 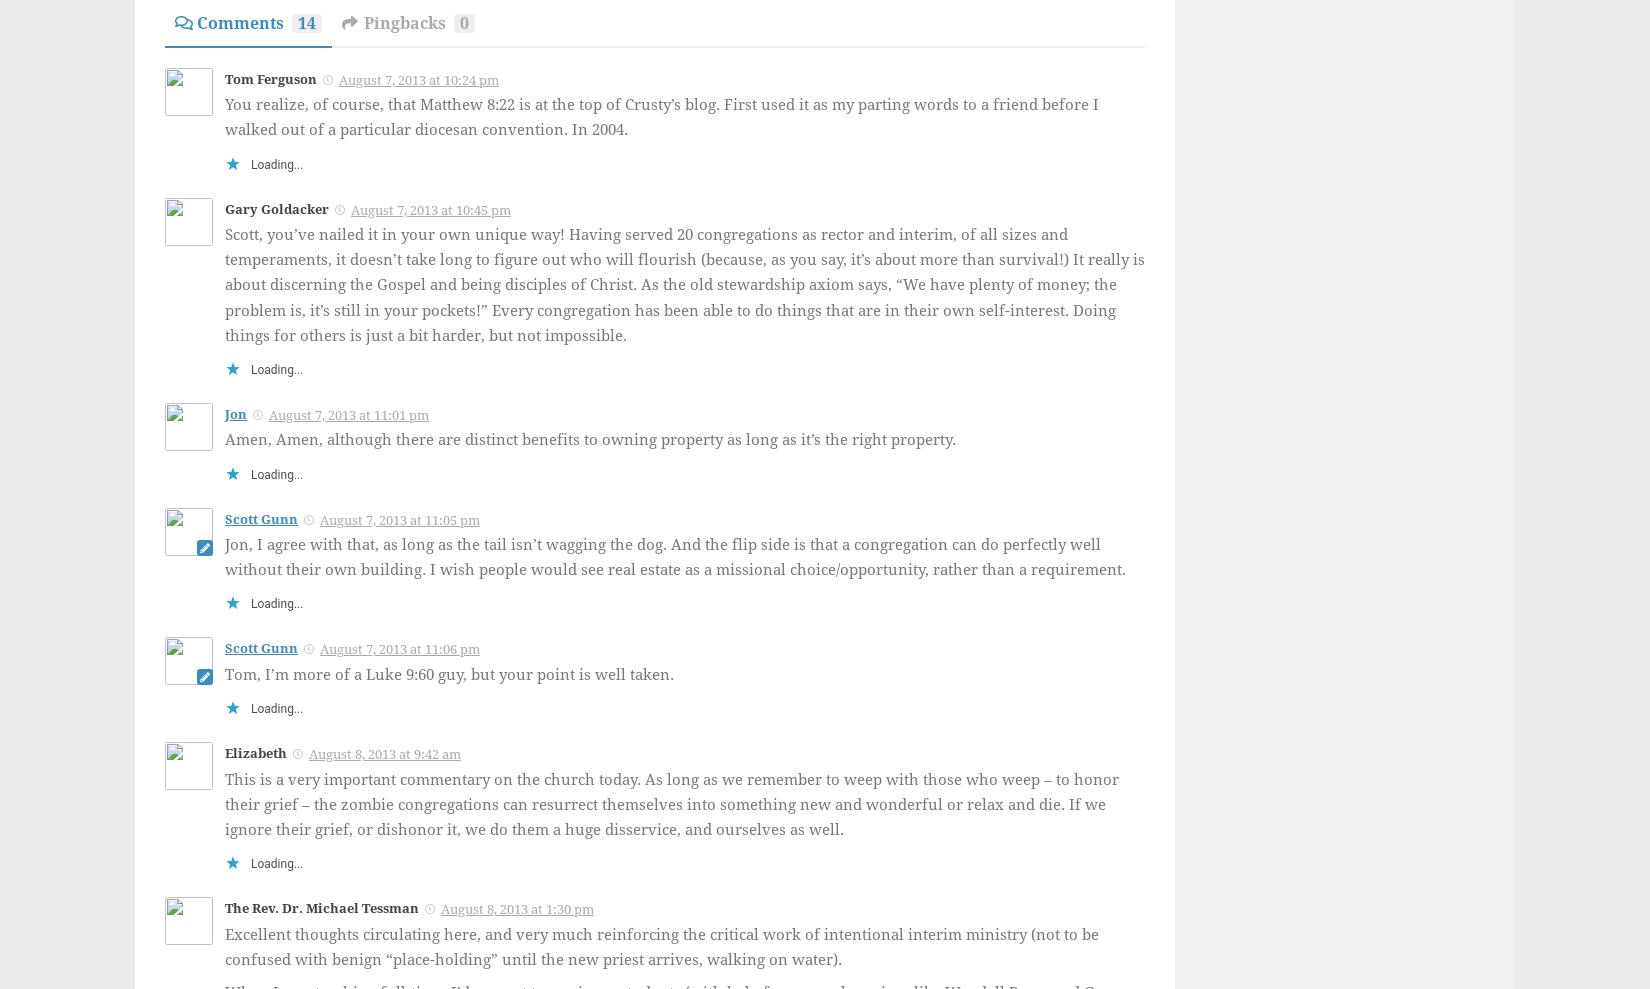 What do you see at coordinates (363, 21) in the screenshot?
I see `'Pingbacks'` at bounding box center [363, 21].